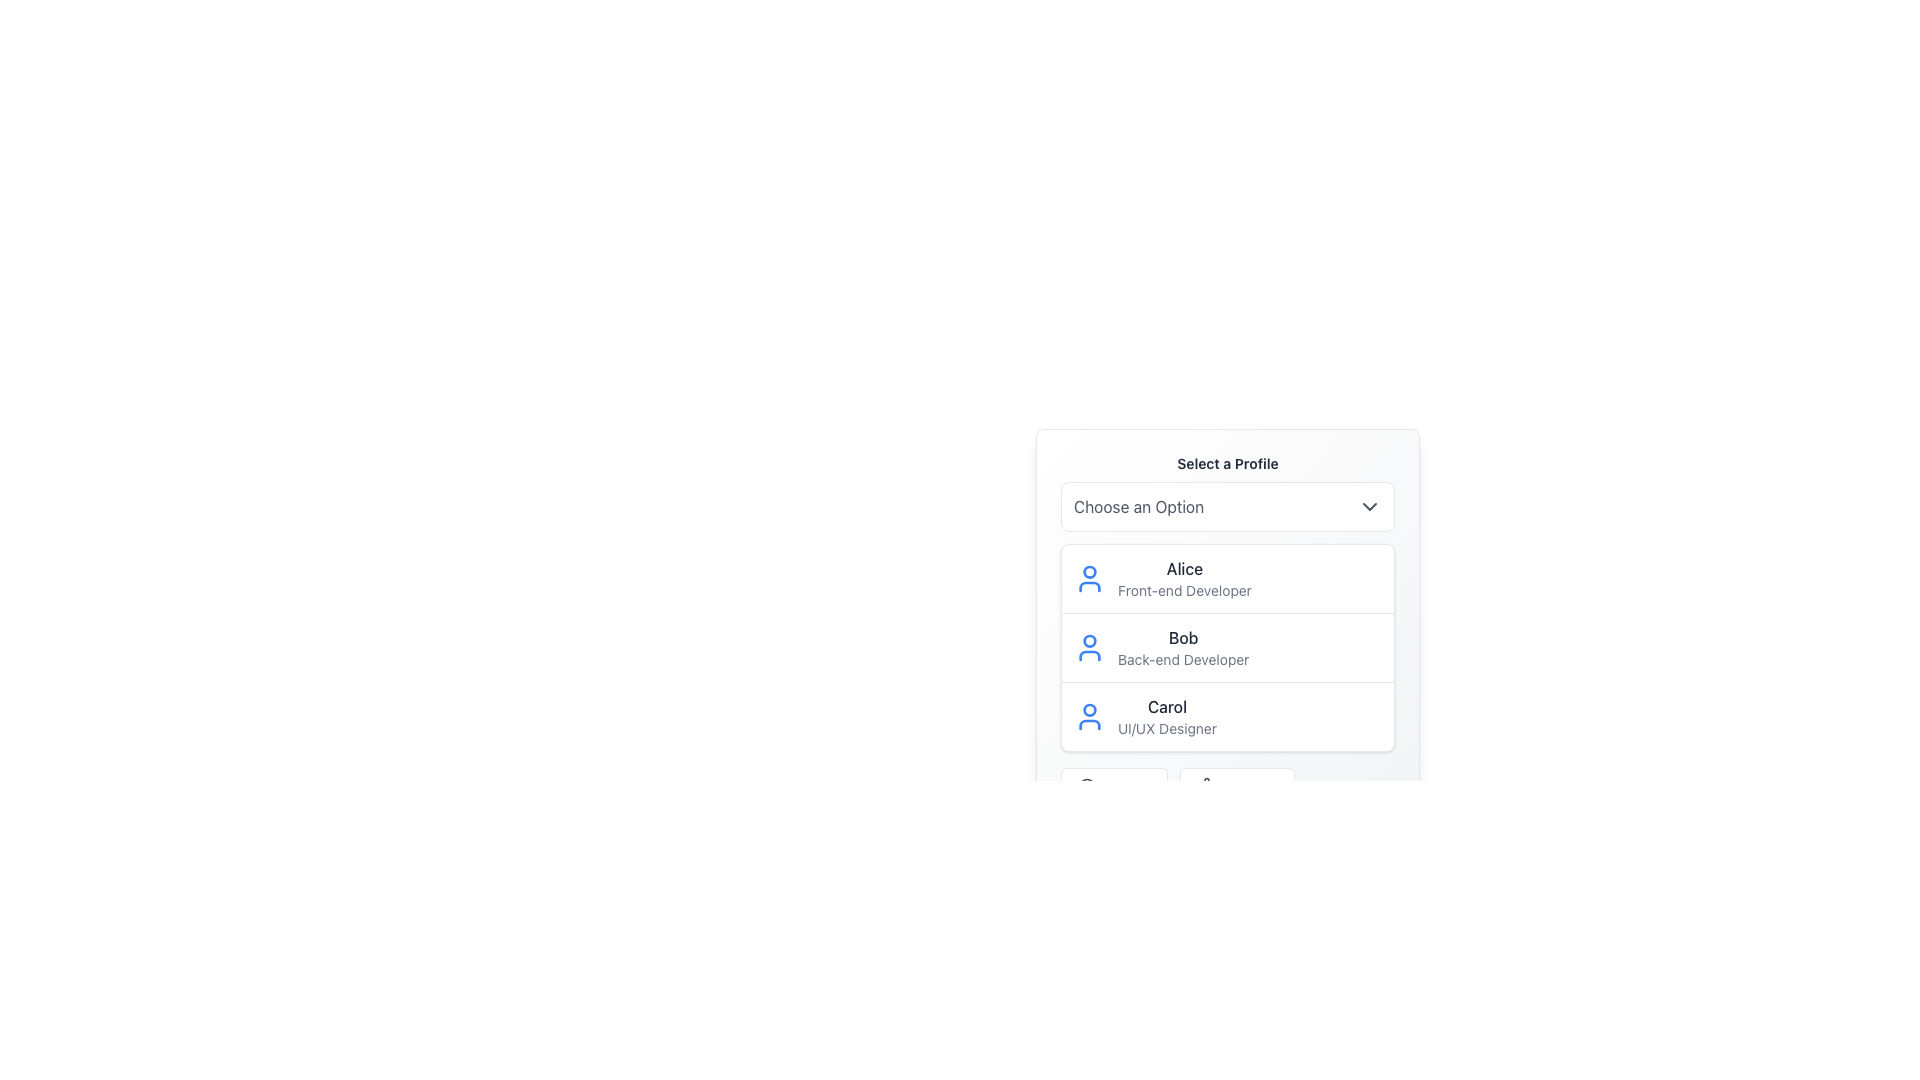  I want to click on the text element displaying 'Carol' and 'UI/UX Designer' within the third user profile card in the vertical list, so click(1167, 716).